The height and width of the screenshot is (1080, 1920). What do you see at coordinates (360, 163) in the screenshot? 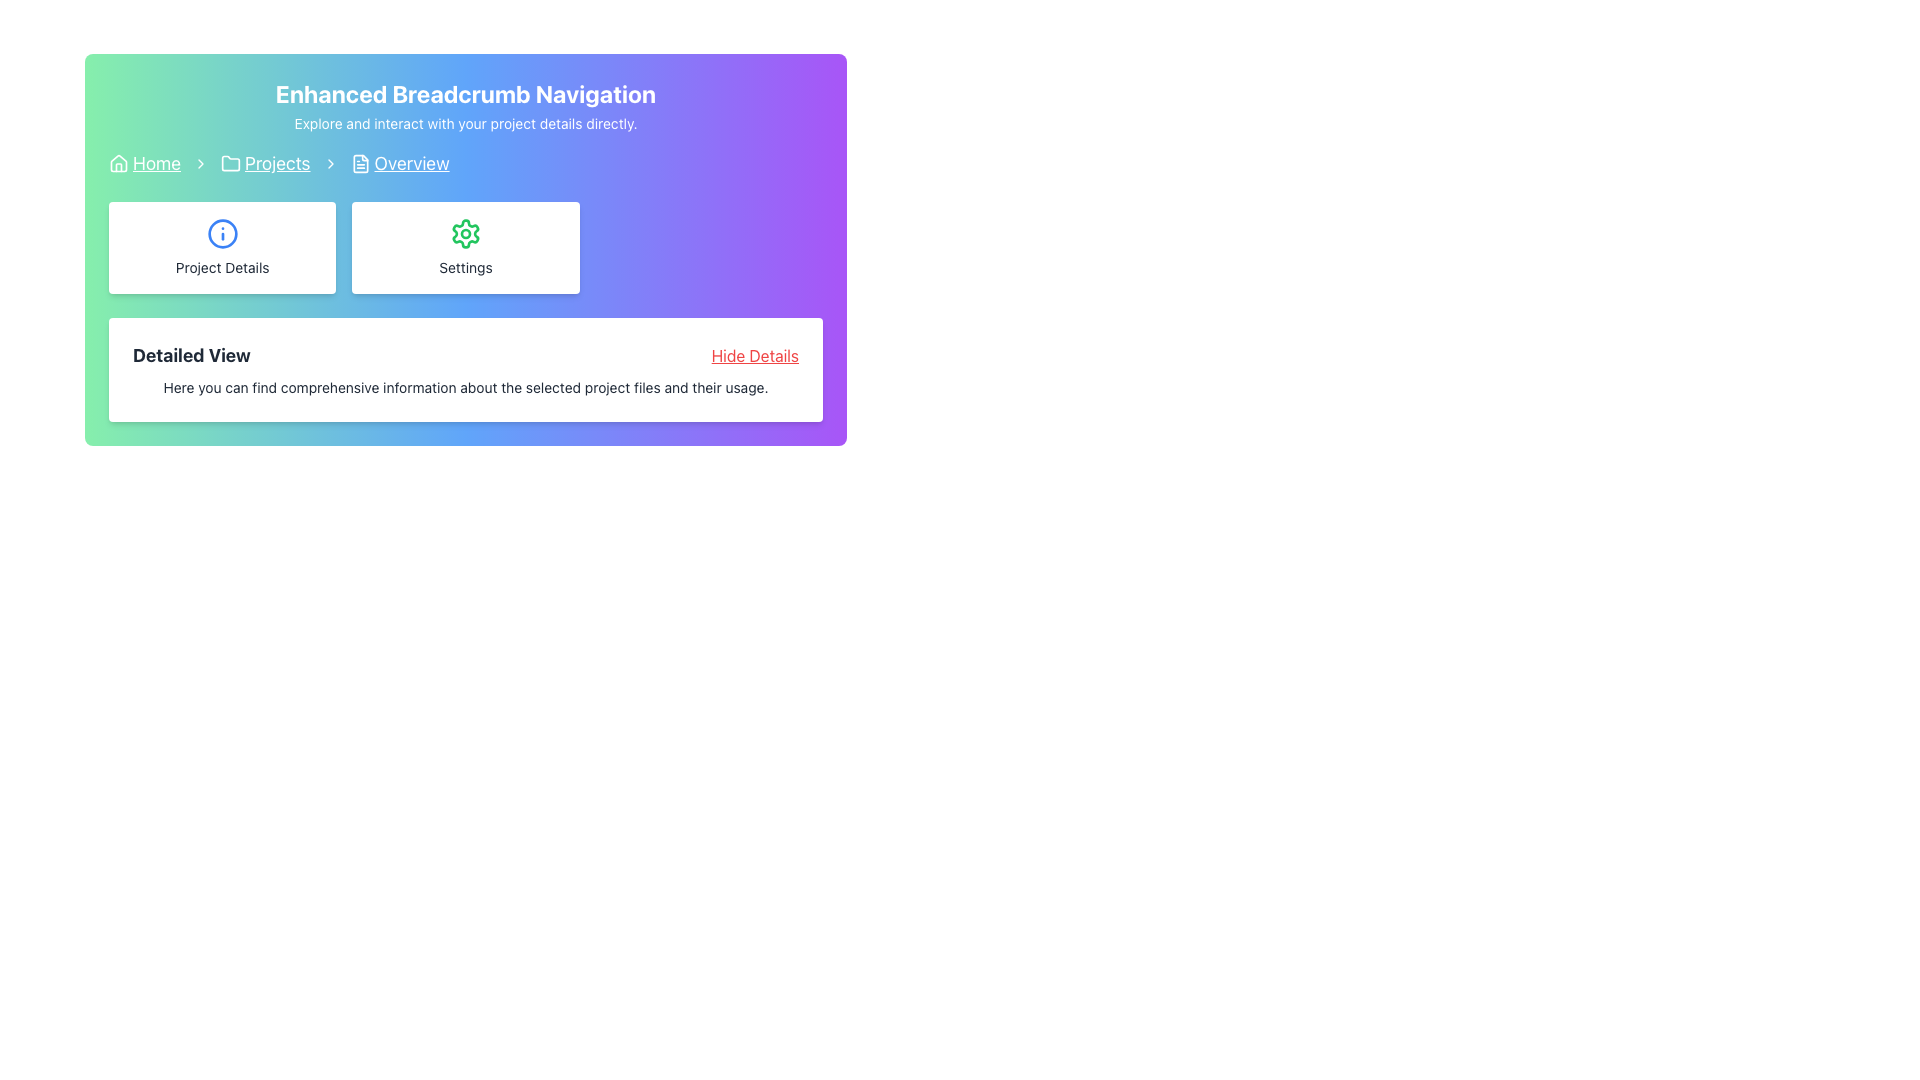
I see `the 'Overview' icon in the breadcrumb navigation, which is located to the immediate left of the text 'Overview' at the top section of the interface` at bounding box center [360, 163].